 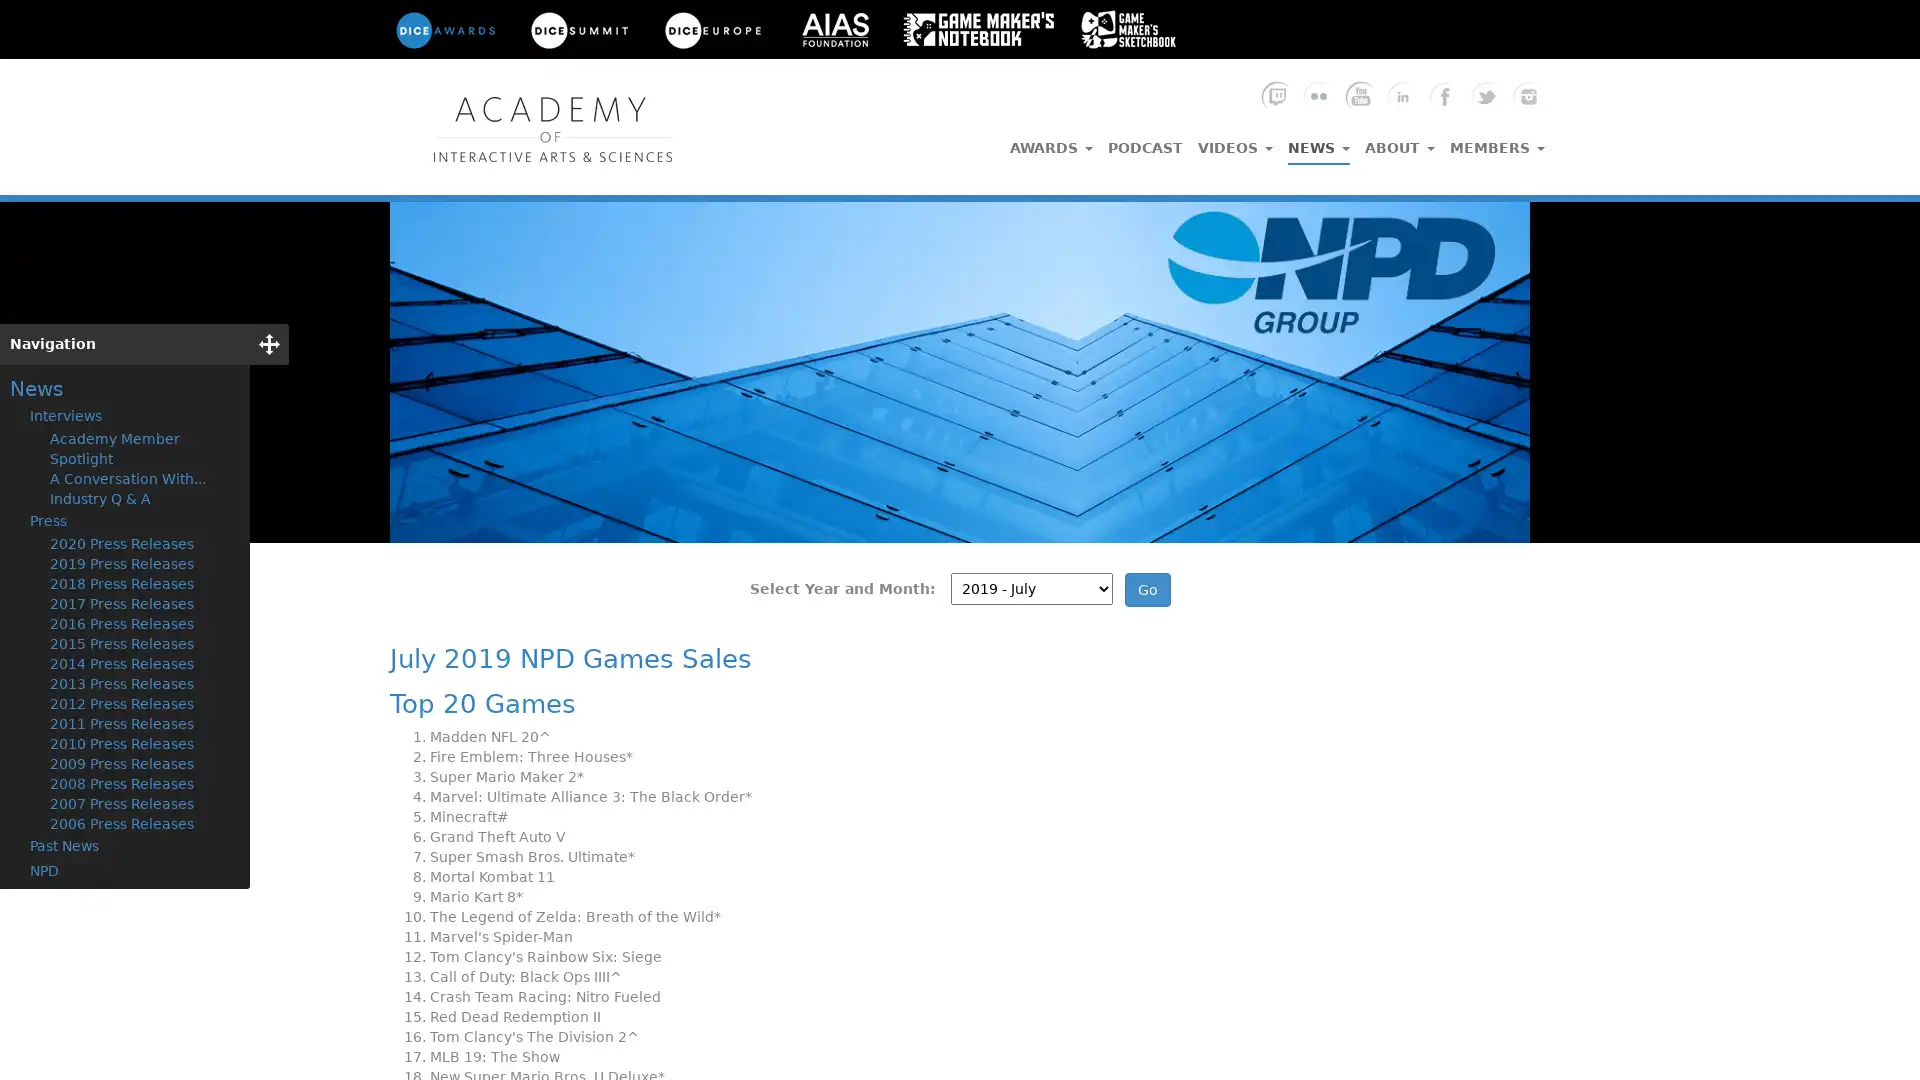 I want to click on ABOUT, so click(x=1399, y=141).